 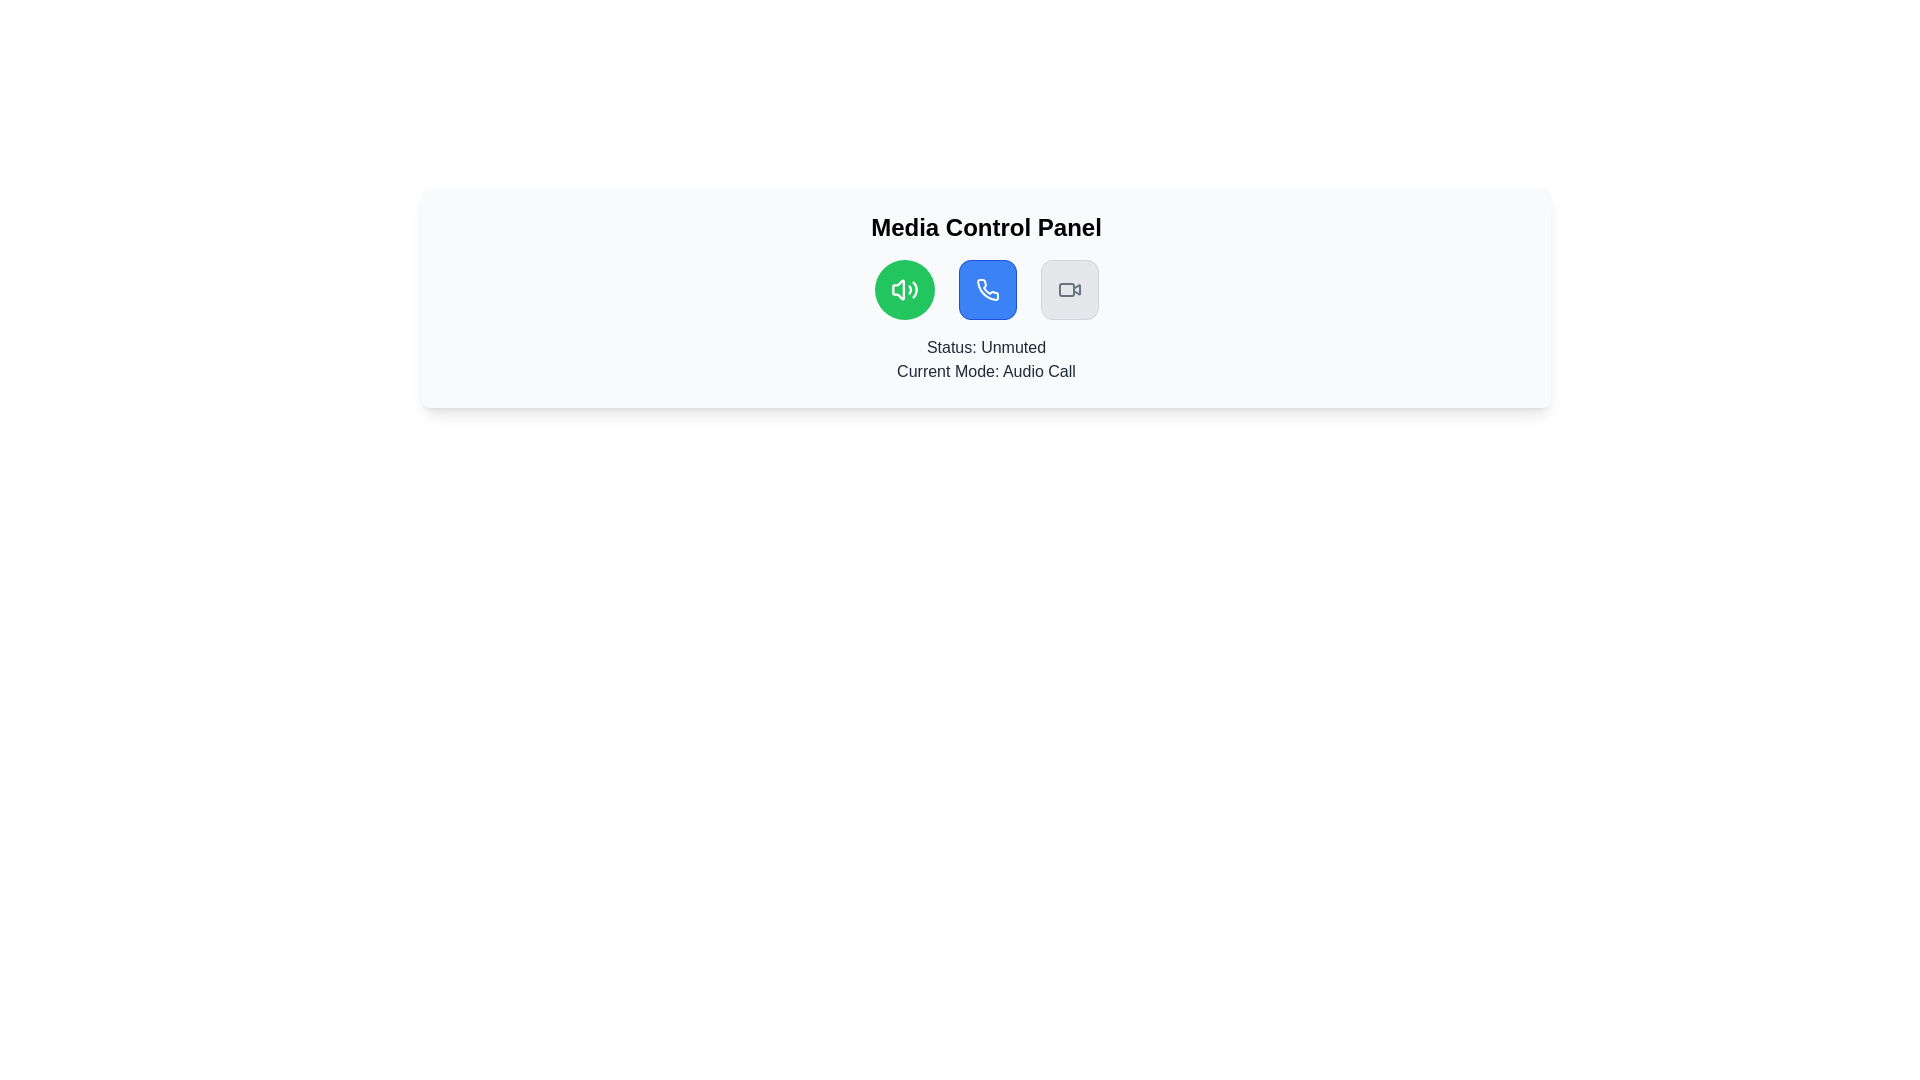 What do you see at coordinates (986, 358) in the screenshot?
I see `the Text Display element that indicates the current status ('Unmuted') and mode ('Audio Call') within the 'Media Control Panel' section` at bounding box center [986, 358].